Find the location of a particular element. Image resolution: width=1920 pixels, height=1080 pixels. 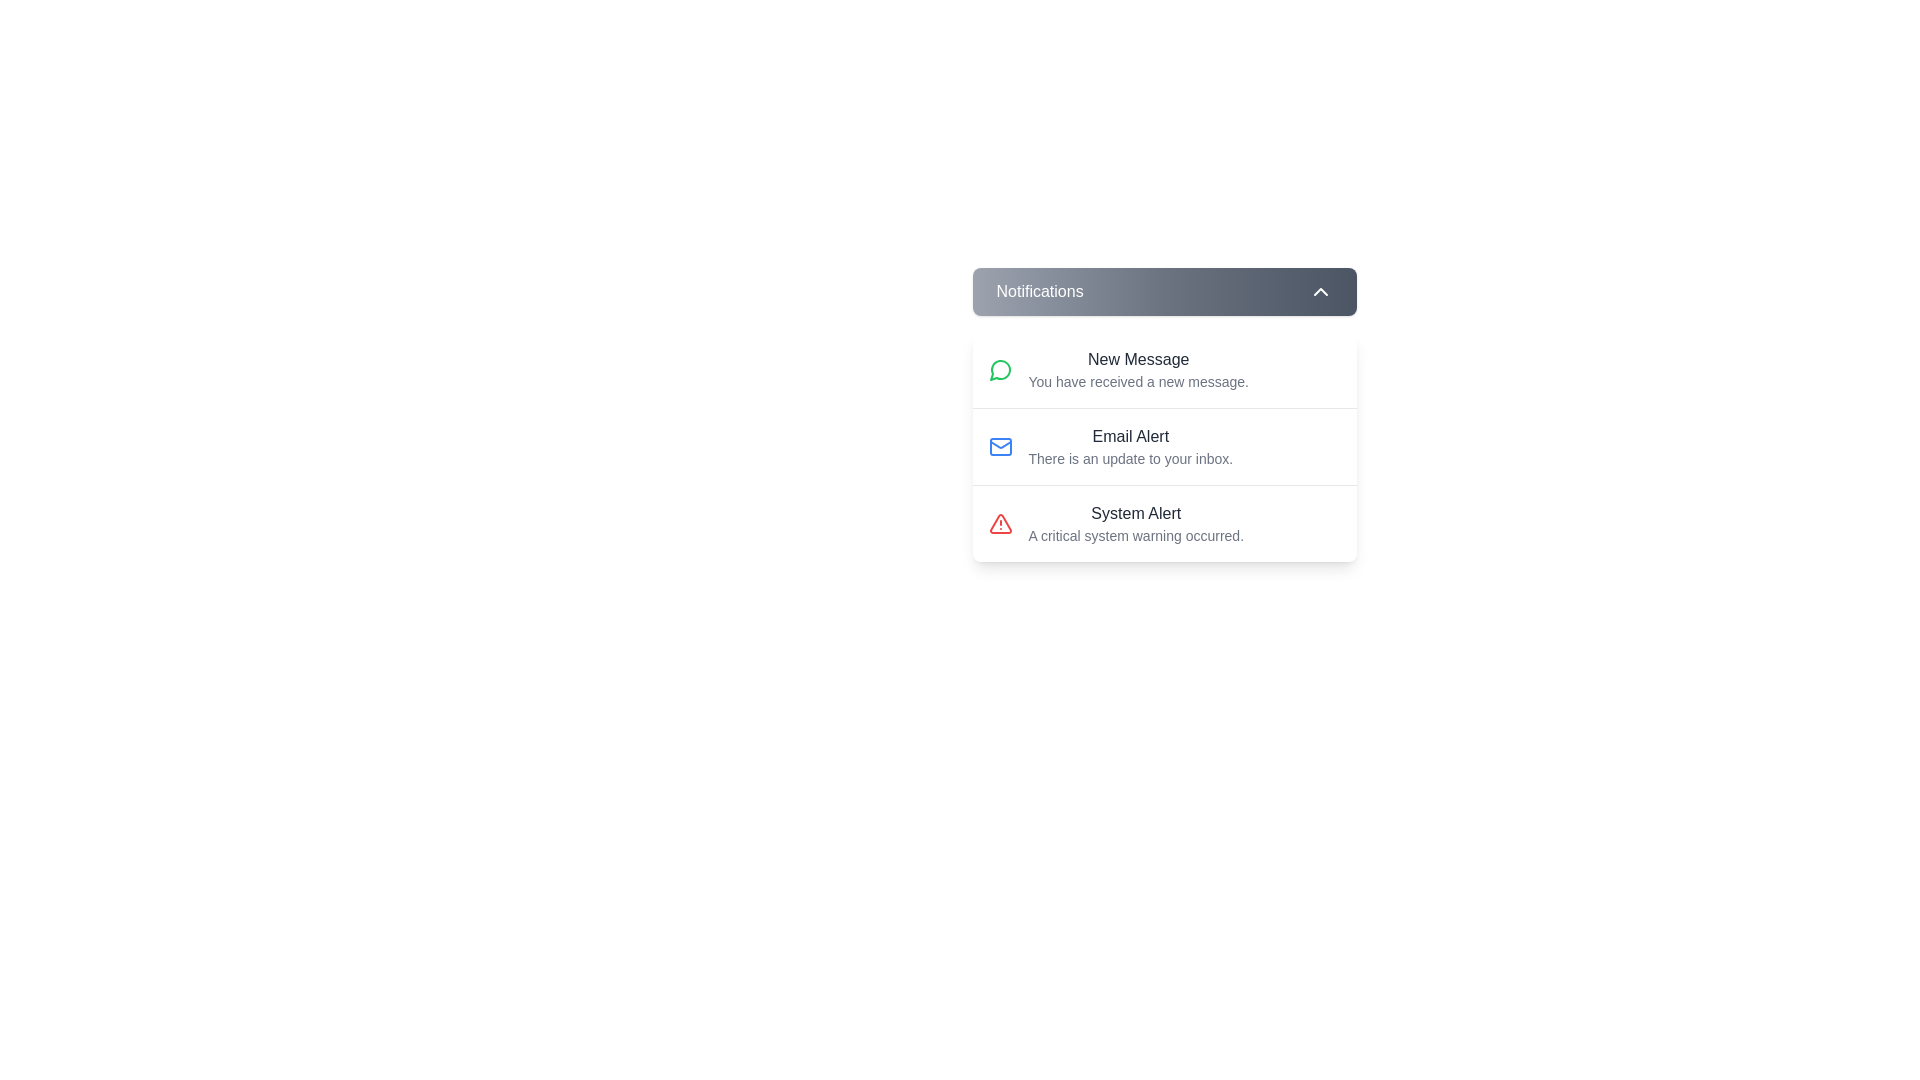

supplementary notification message indicating an update in the user's inbox located beneath the bold title within the 'Email Alert' notification card is located at coordinates (1130, 459).